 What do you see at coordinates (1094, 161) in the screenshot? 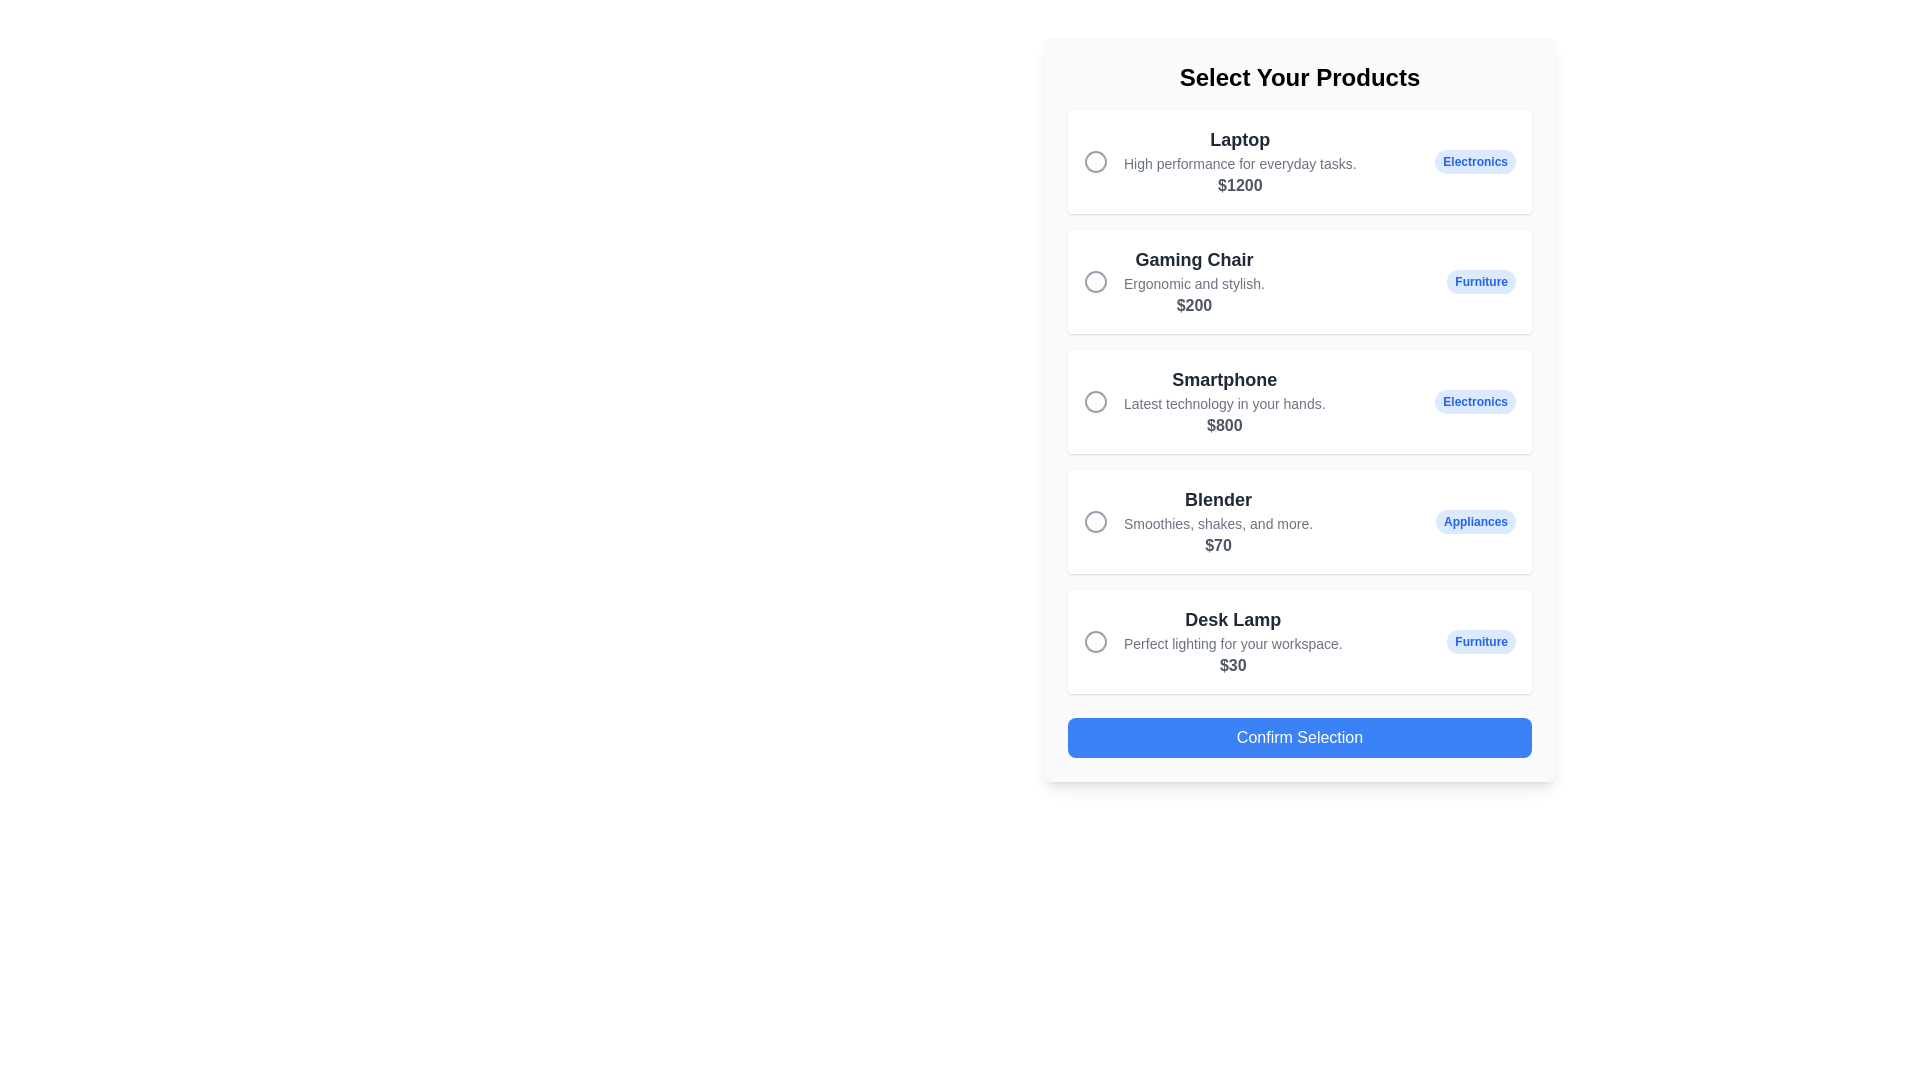
I see `the circular radio button located in the 'Select Your Products' section, which precedes the text 'Laptop High performance for everyday tasks. $1200'` at bounding box center [1094, 161].